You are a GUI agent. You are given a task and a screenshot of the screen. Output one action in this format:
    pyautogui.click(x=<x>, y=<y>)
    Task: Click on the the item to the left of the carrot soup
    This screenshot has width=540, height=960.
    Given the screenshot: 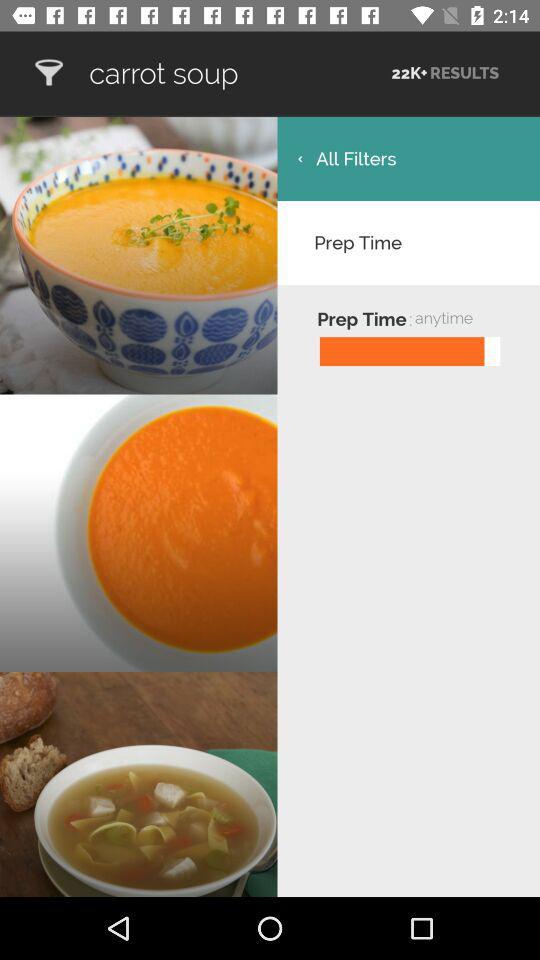 What is the action you would take?
    pyautogui.click(x=48, y=73)
    